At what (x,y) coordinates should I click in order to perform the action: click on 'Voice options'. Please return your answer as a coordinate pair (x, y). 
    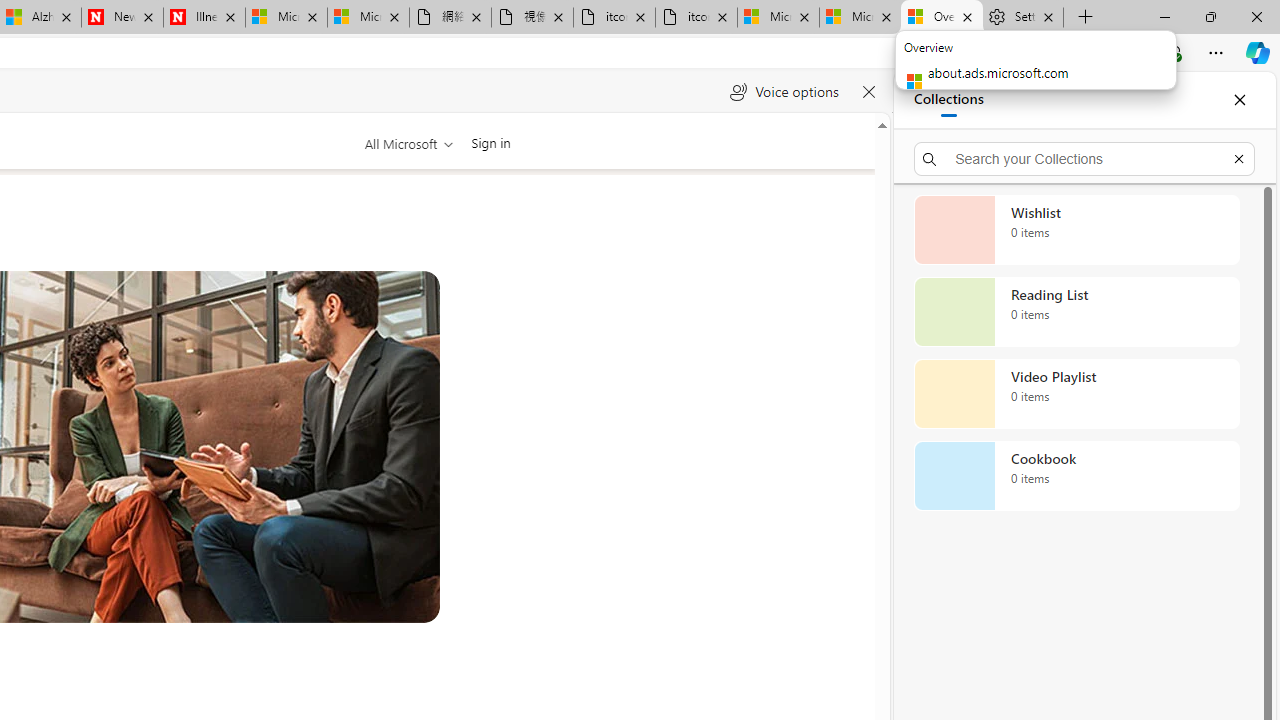
    Looking at the image, I should click on (783, 92).